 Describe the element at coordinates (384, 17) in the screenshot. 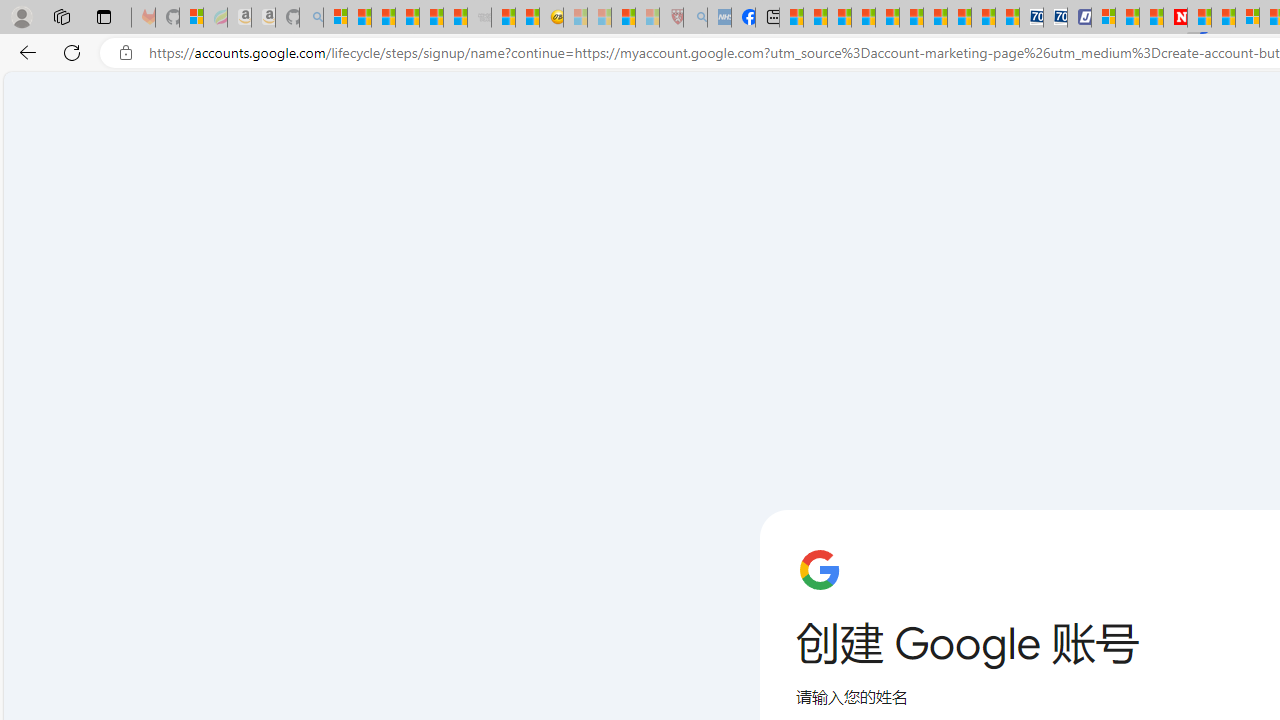

I see `'The Weather Channel - MSN'` at that location.